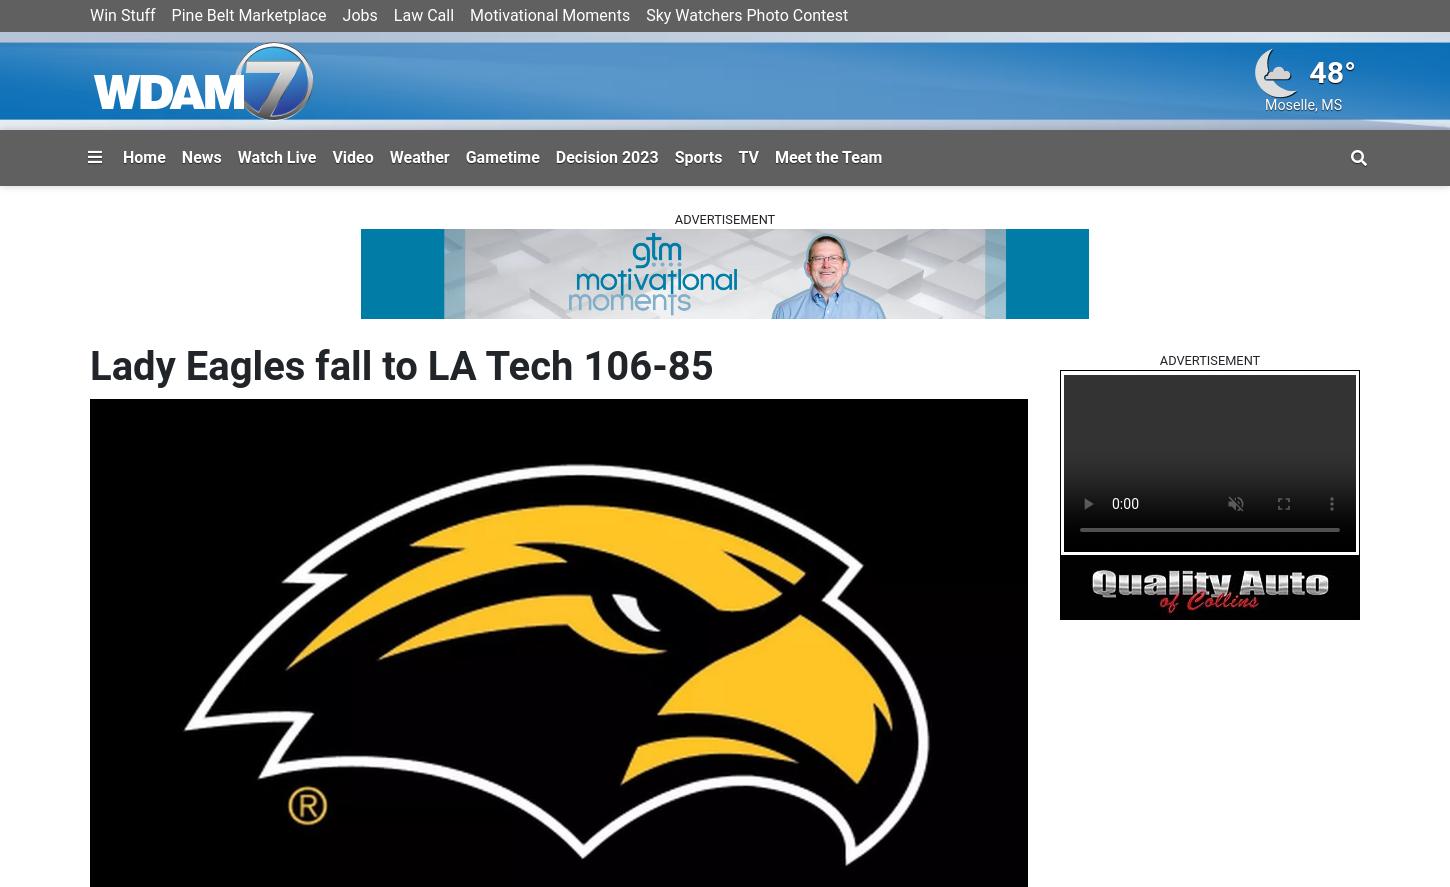 This screenshot has height=887, width=1450. I want to click on 'Sports', so click(697, 155).